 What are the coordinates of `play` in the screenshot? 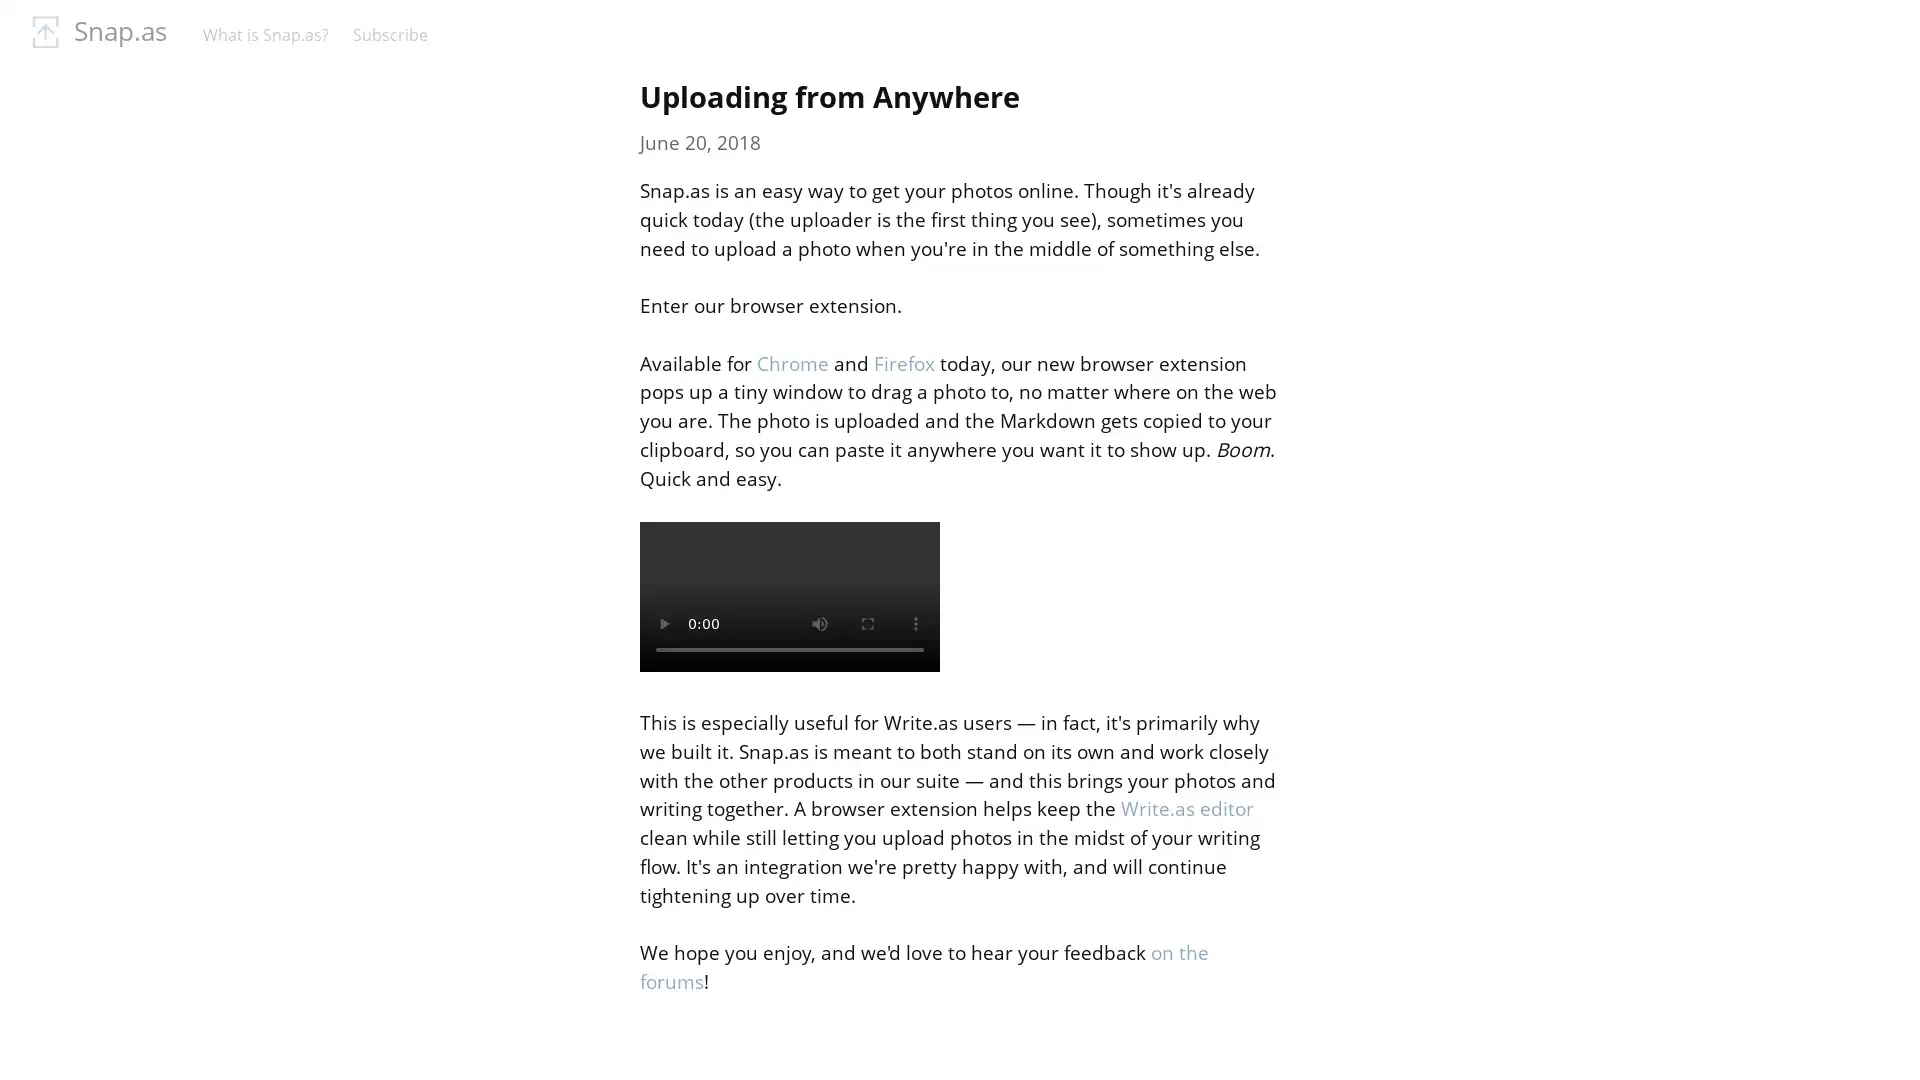 It's located at (663, 623).